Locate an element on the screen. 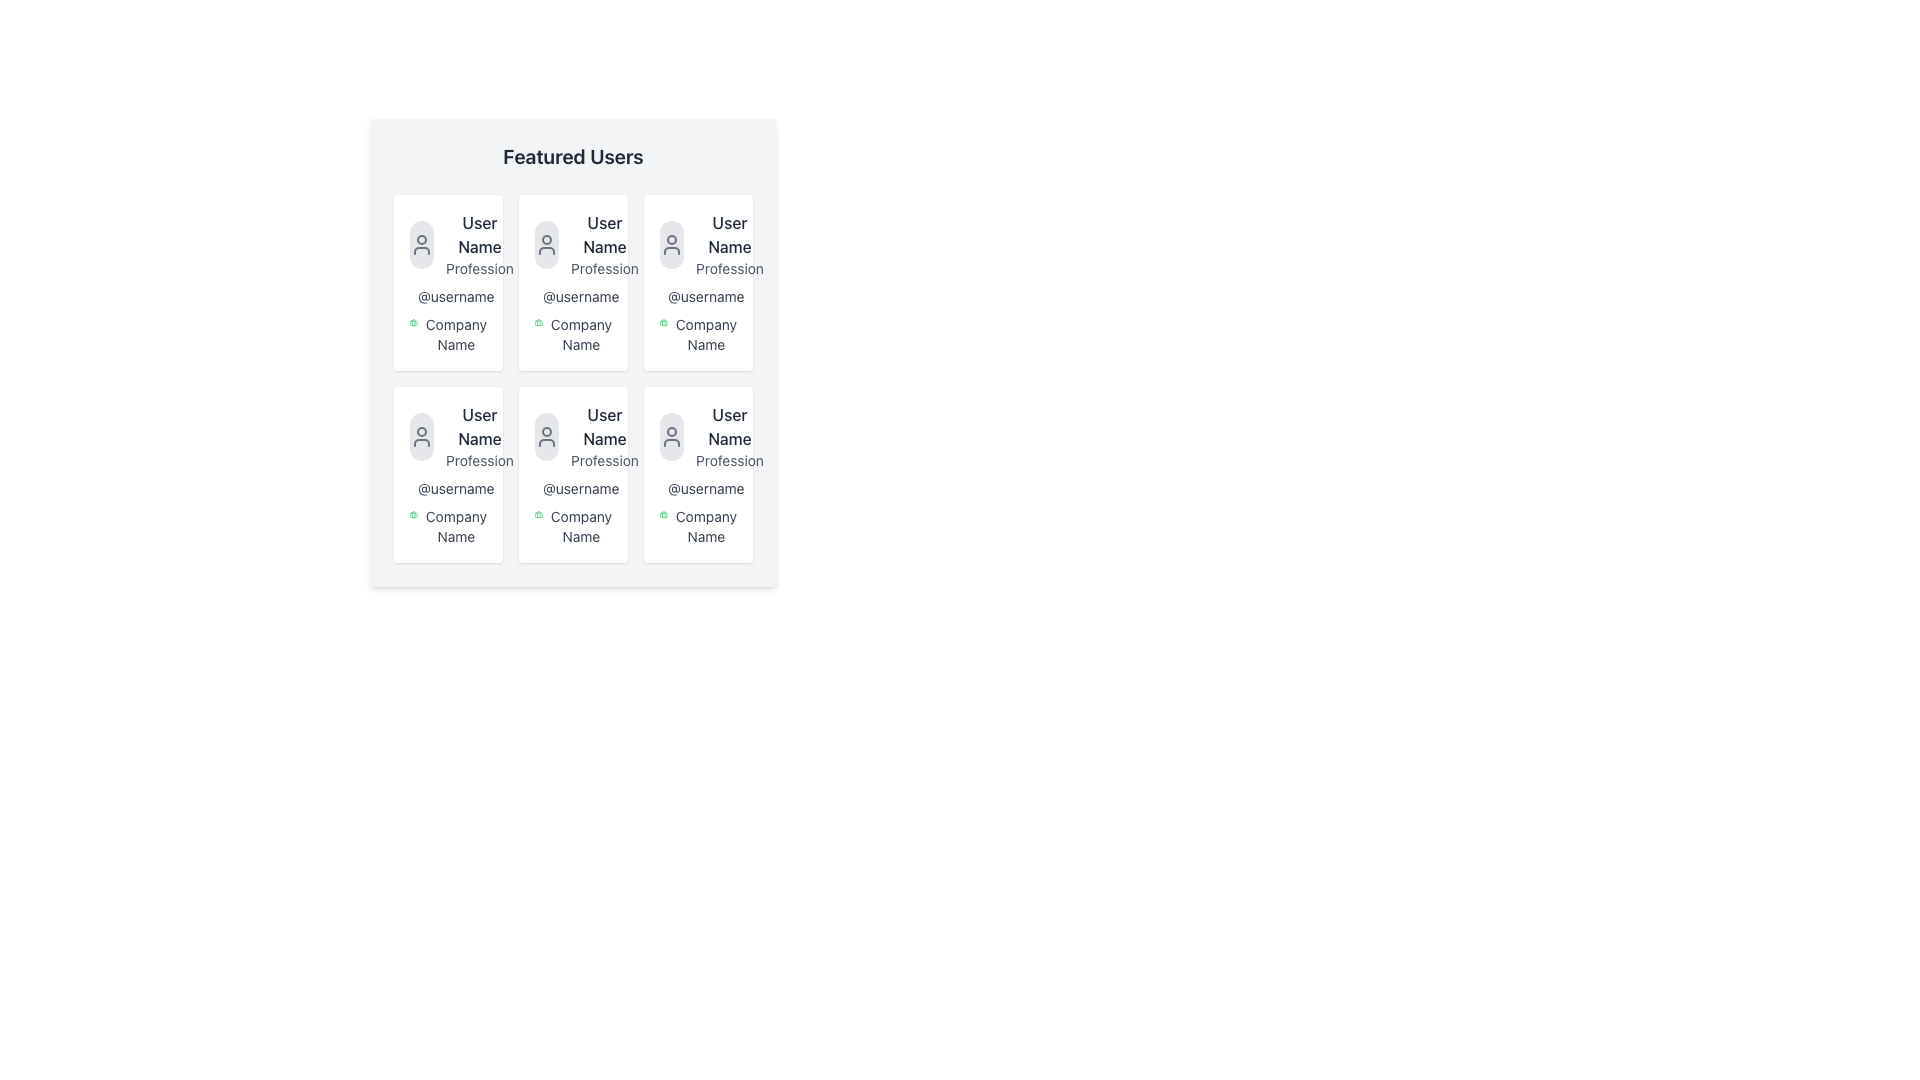 The image size is (1920, 1080). the user profile silhouette icon located is located at coordinates (421, 435).